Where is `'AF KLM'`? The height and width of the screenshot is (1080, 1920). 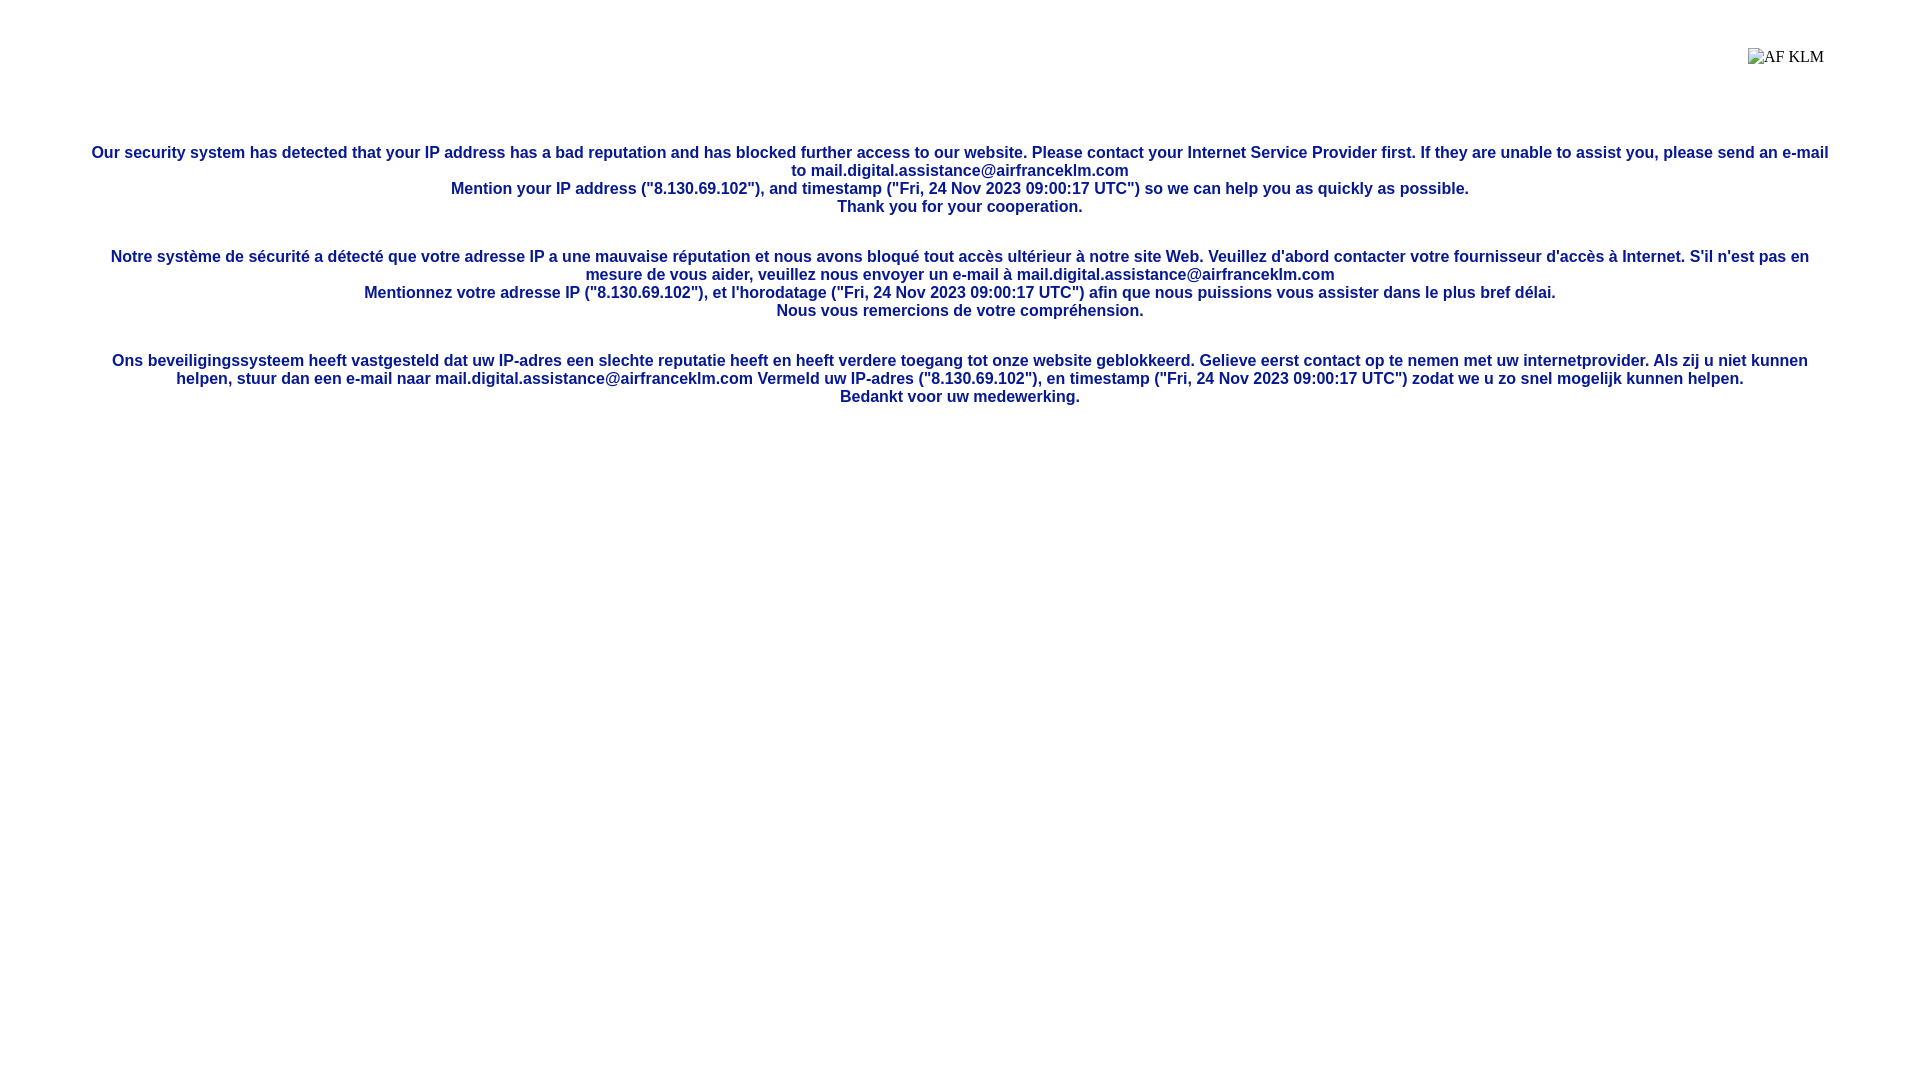 'AF KLM' is located at coordinates (1785, 71).